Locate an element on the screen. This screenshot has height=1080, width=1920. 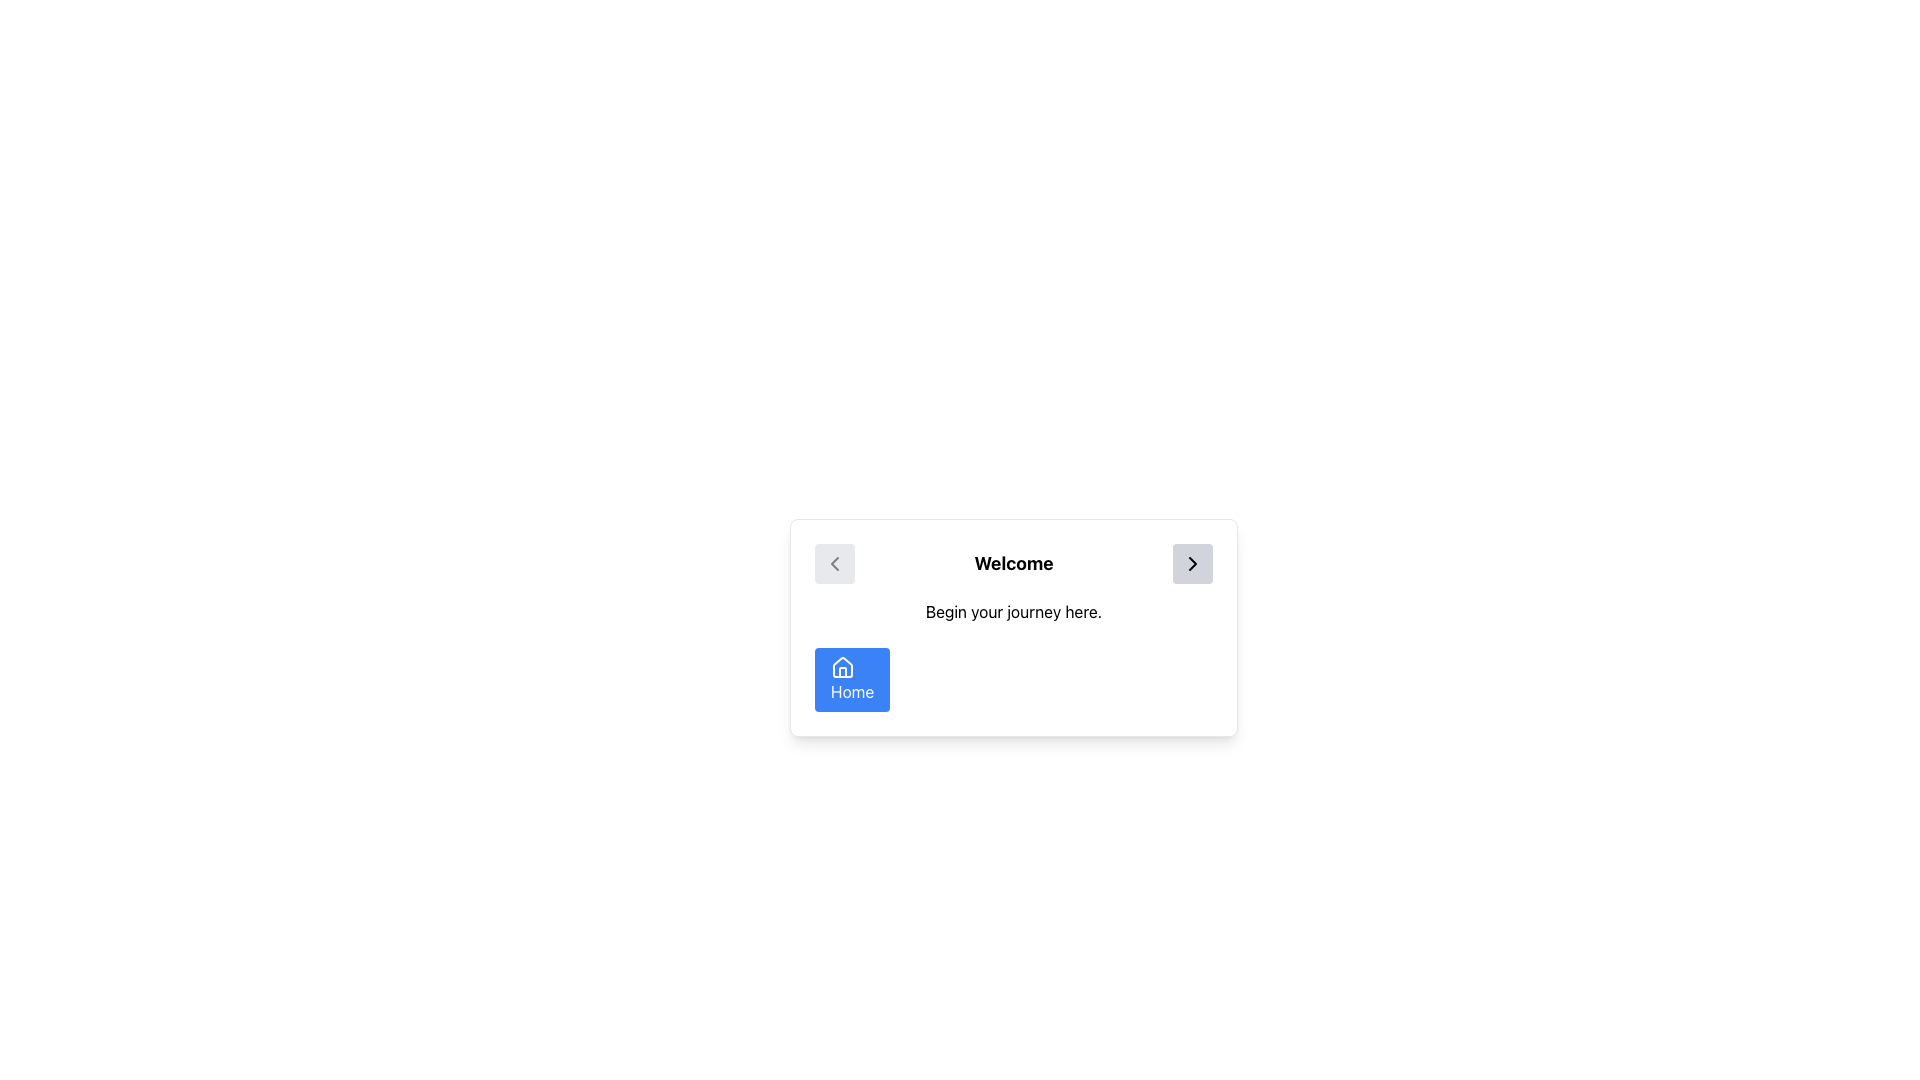
the rightward arrow icon located in the rightmost button of the navigation panel, which signifies progression is located at coordinates (1192, 563).